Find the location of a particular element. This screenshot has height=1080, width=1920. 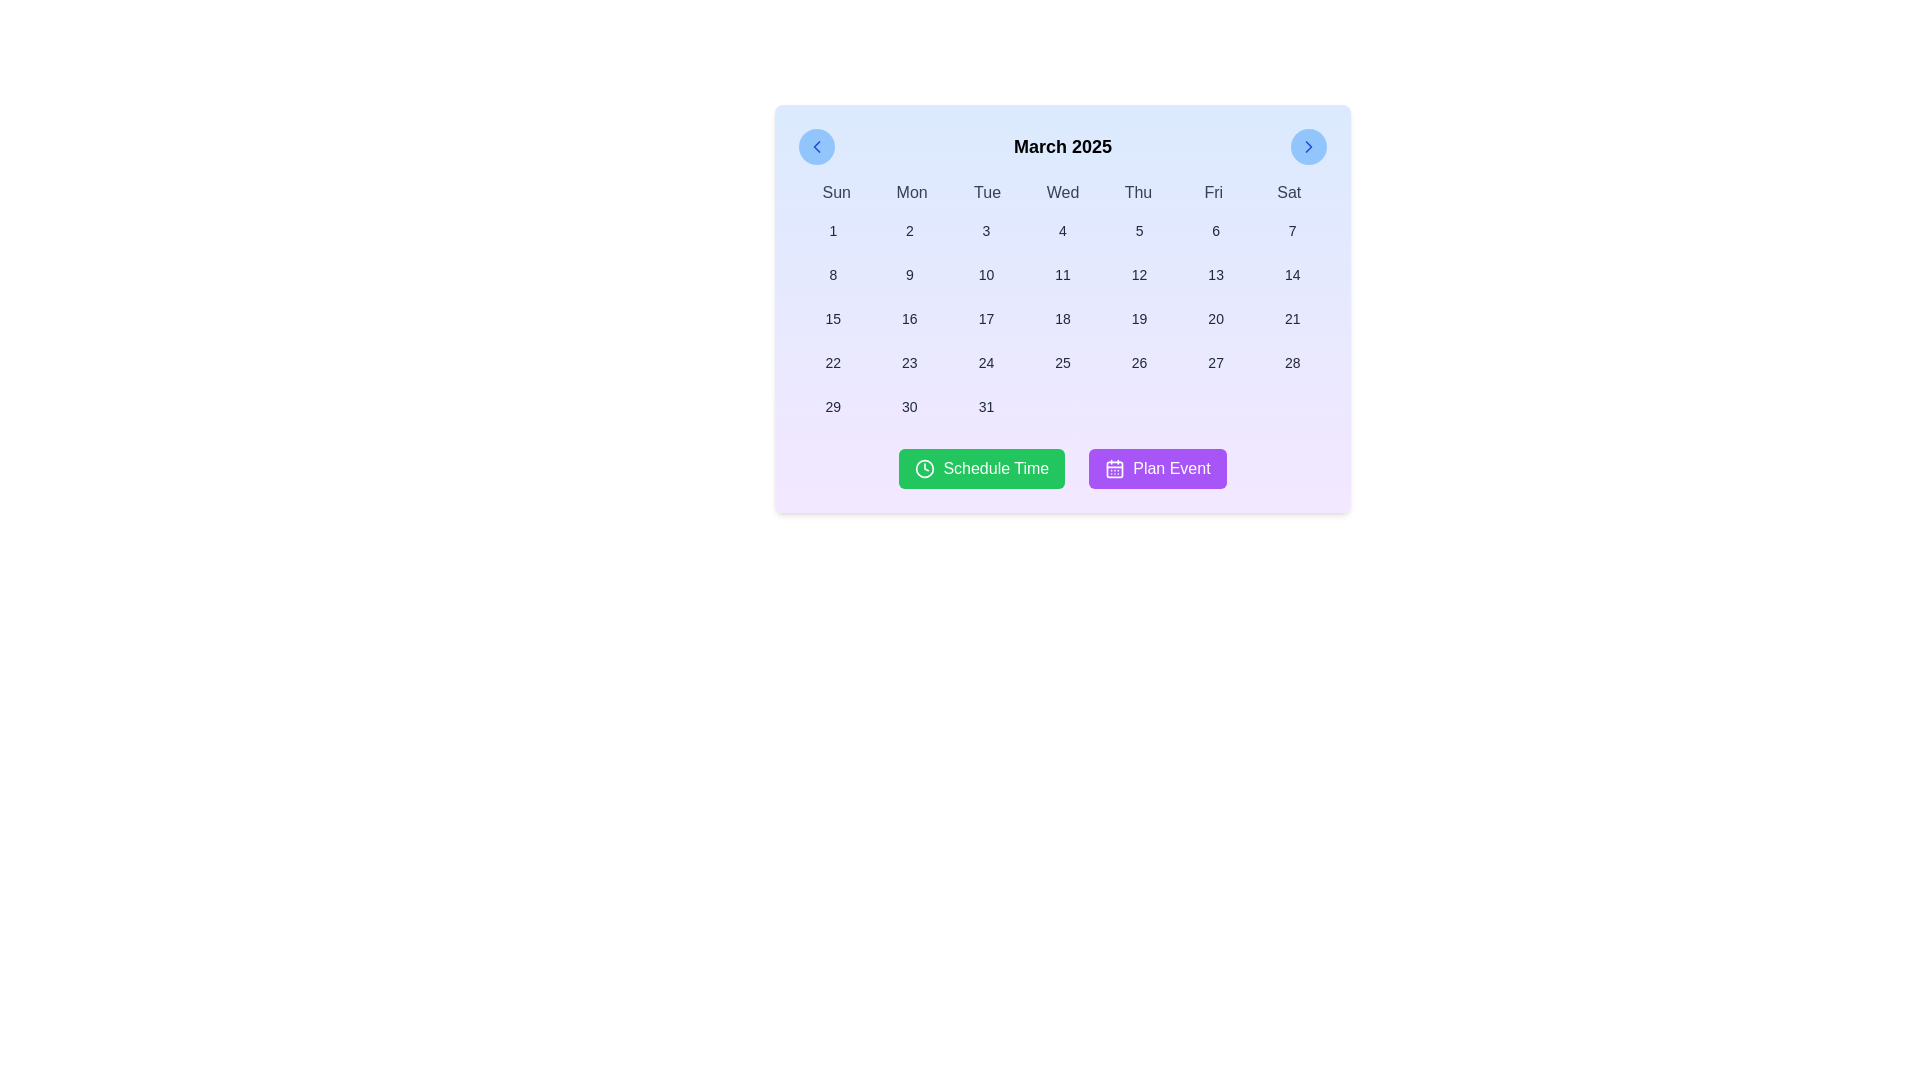

the green 'Schedule Time' button with a white clock icon is located at coordinates (982, 469).